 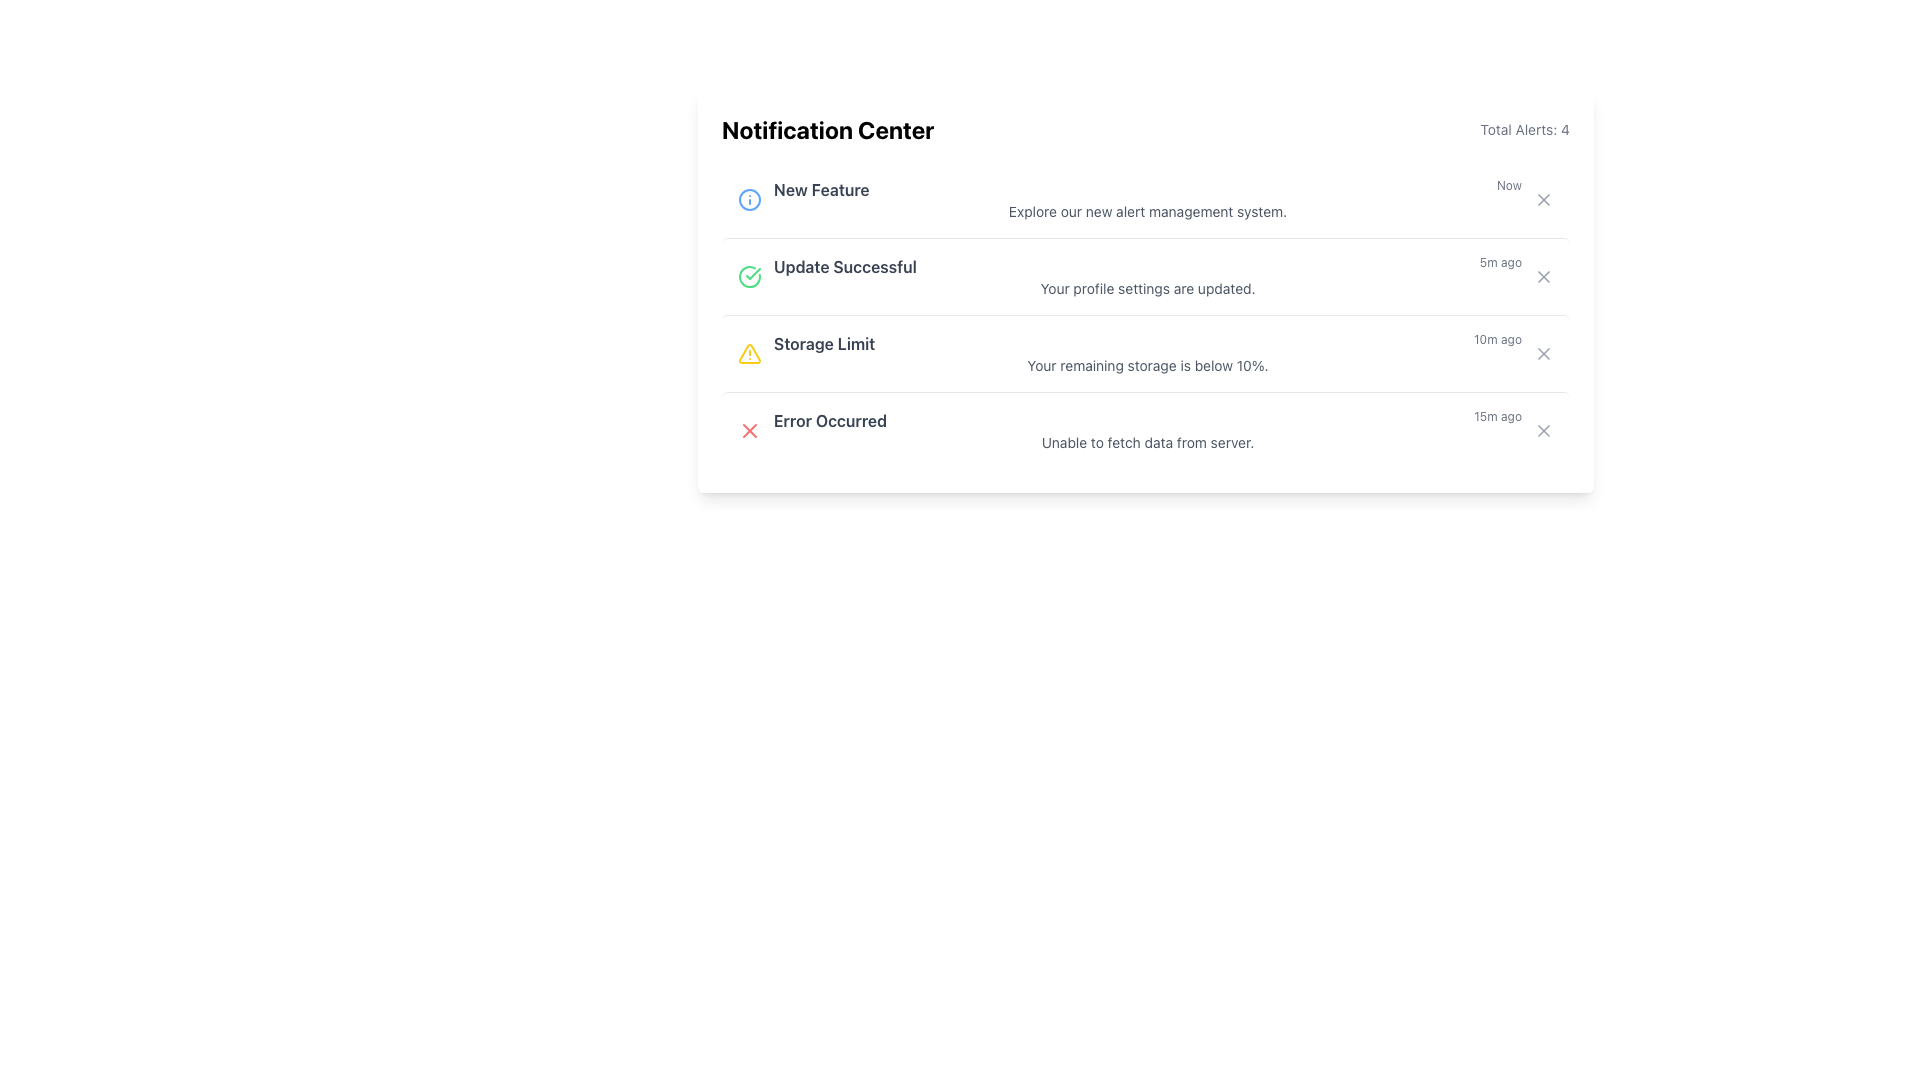 What do you see at coordinates (1147, 366) in the screenshot?
I see `the static text element that informs the user about their storage being below 10%, located in the third notification block labeled 'Storage Limit'` at bounding box center [1147, 366].